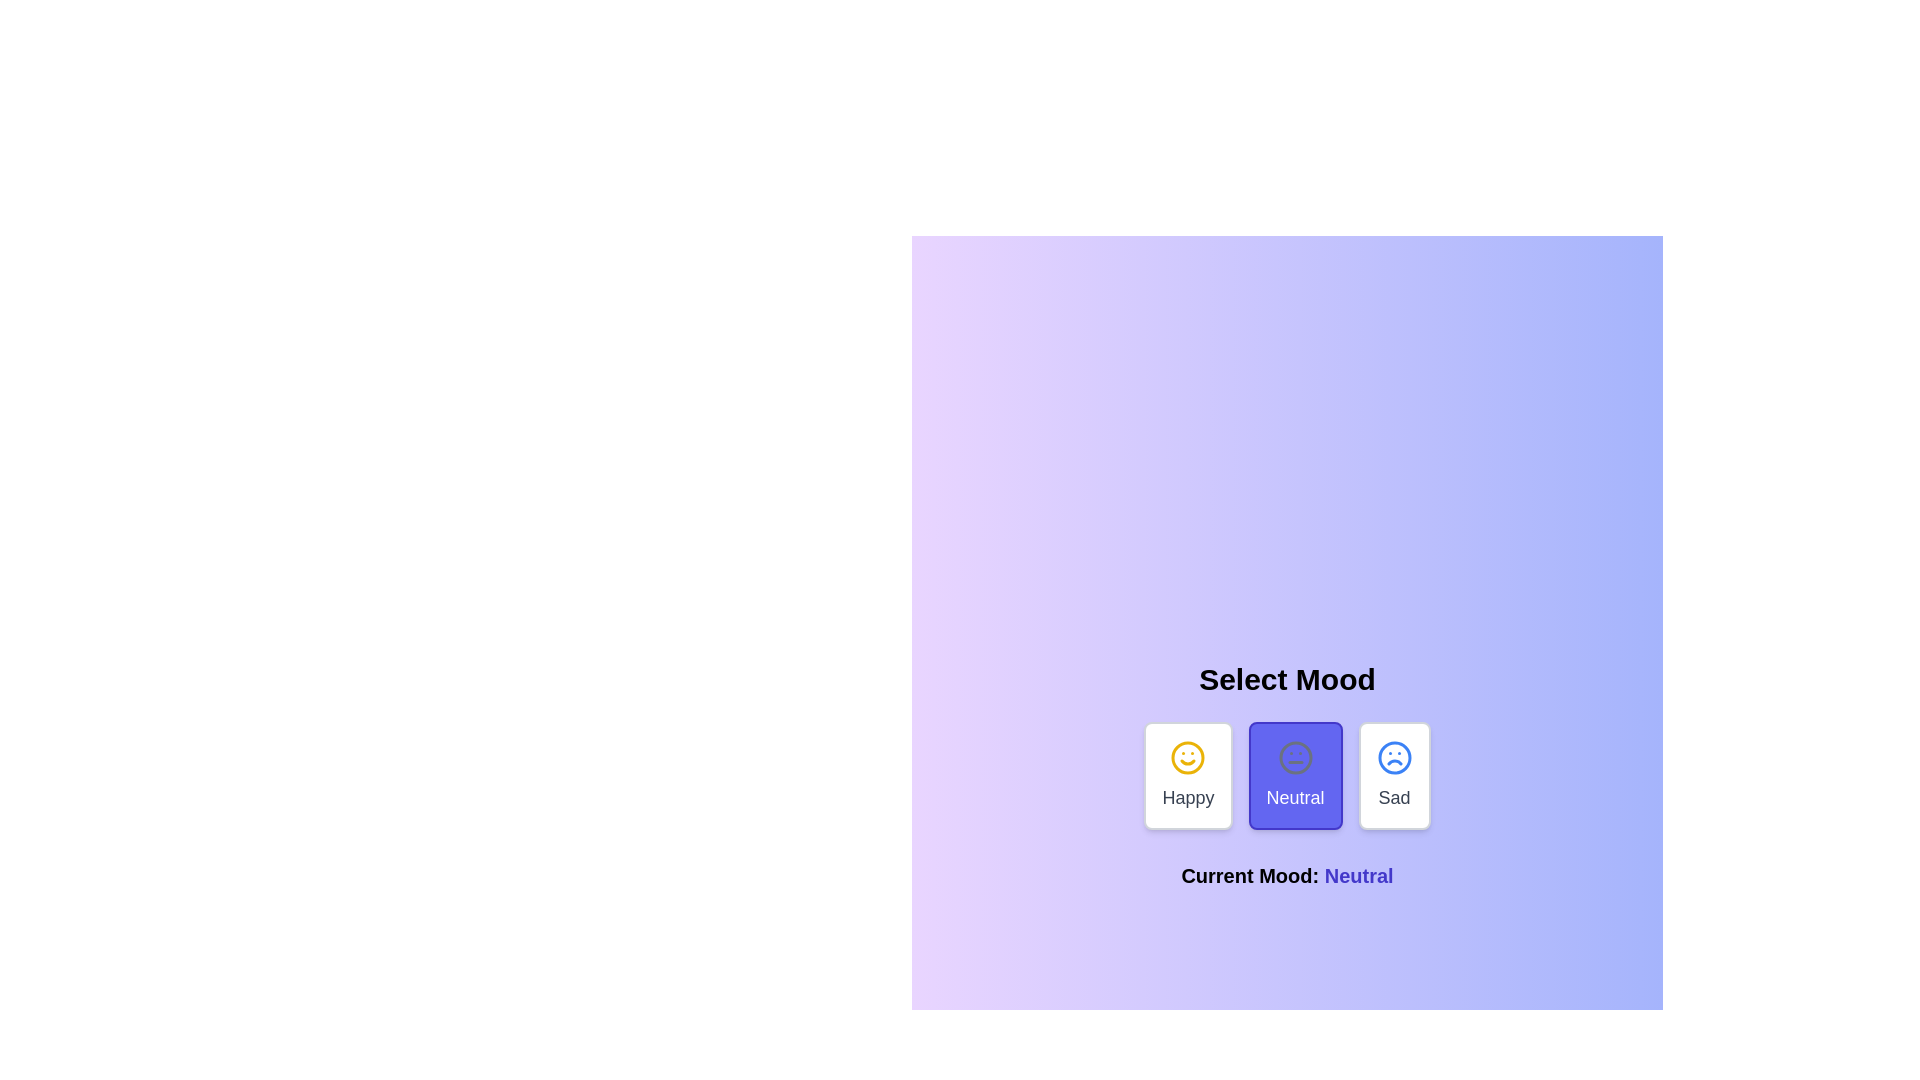  Describe the element at coordinates (1295, 774) in the screenshot. I see `the mood option Neutral to select it` at that location.